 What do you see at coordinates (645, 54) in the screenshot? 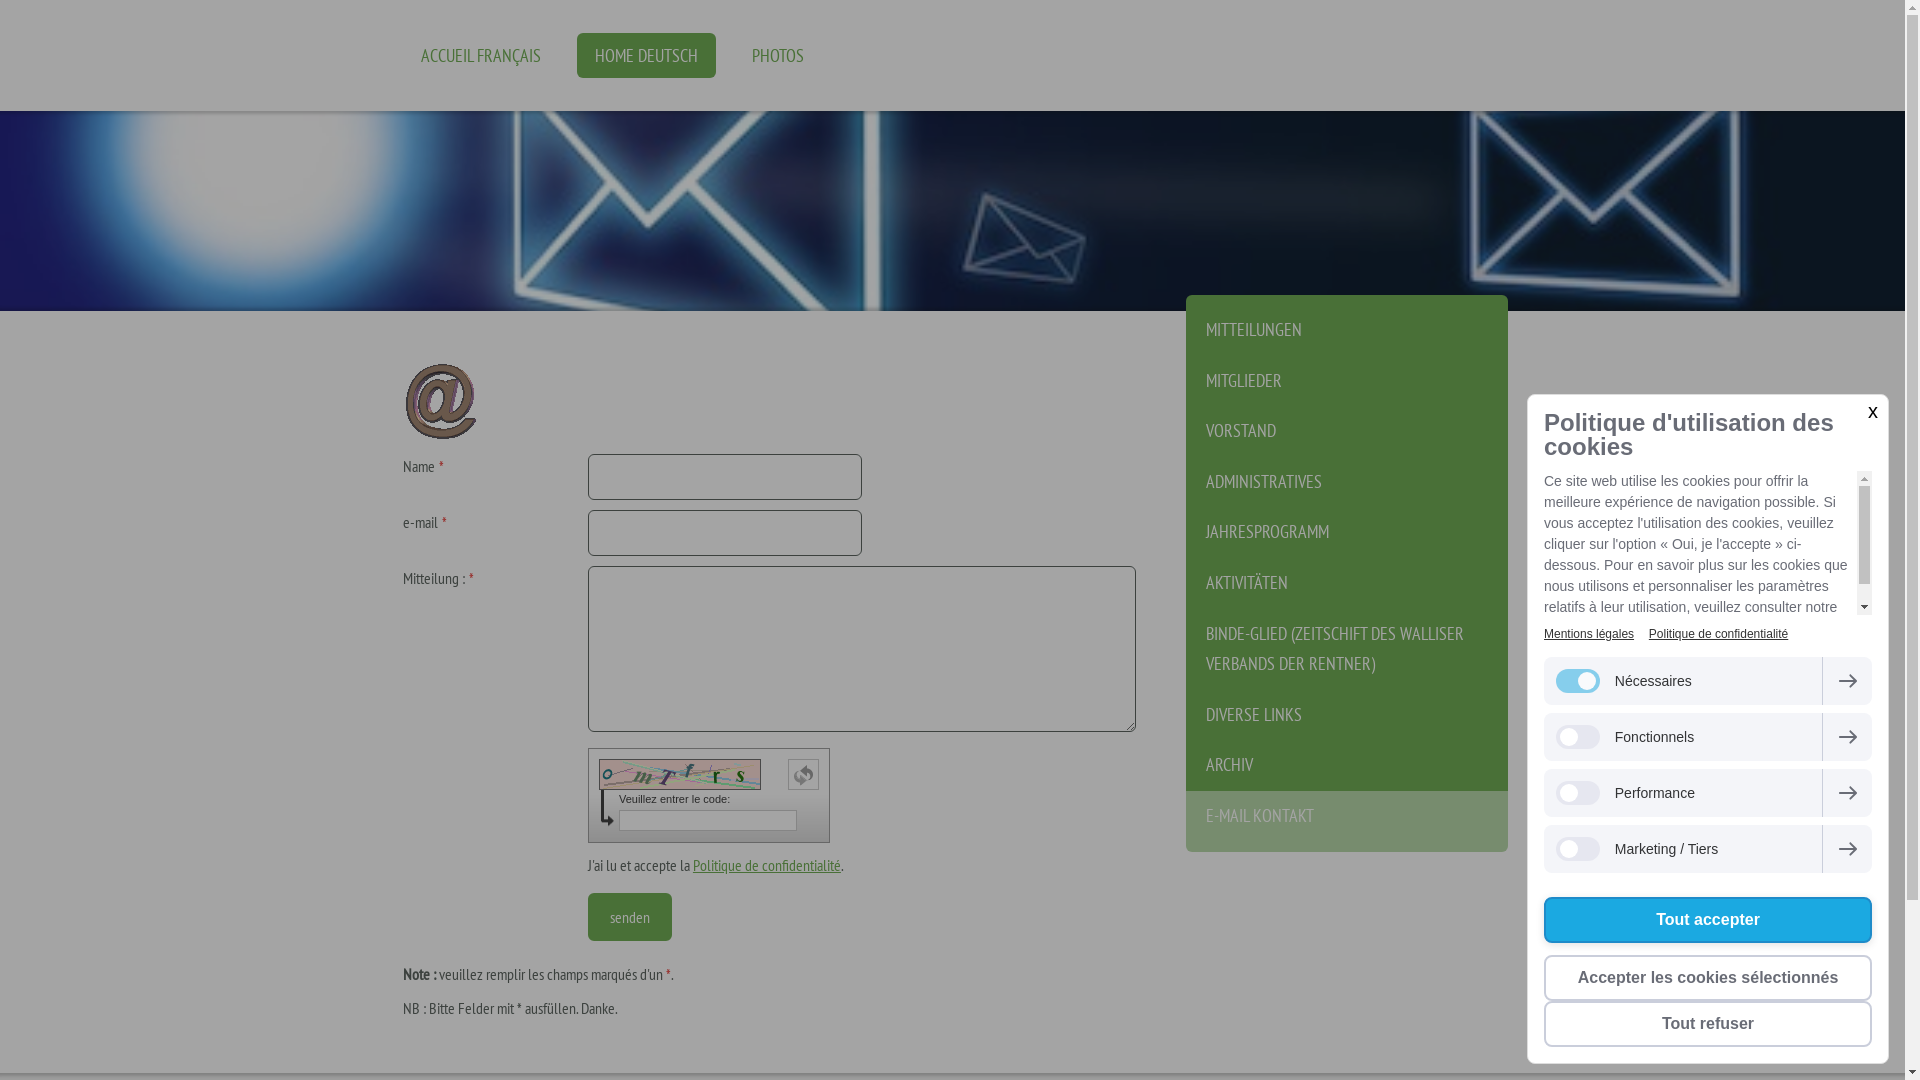
I see `'HOME DEUTSCH'` at bounding box center [645, 54].